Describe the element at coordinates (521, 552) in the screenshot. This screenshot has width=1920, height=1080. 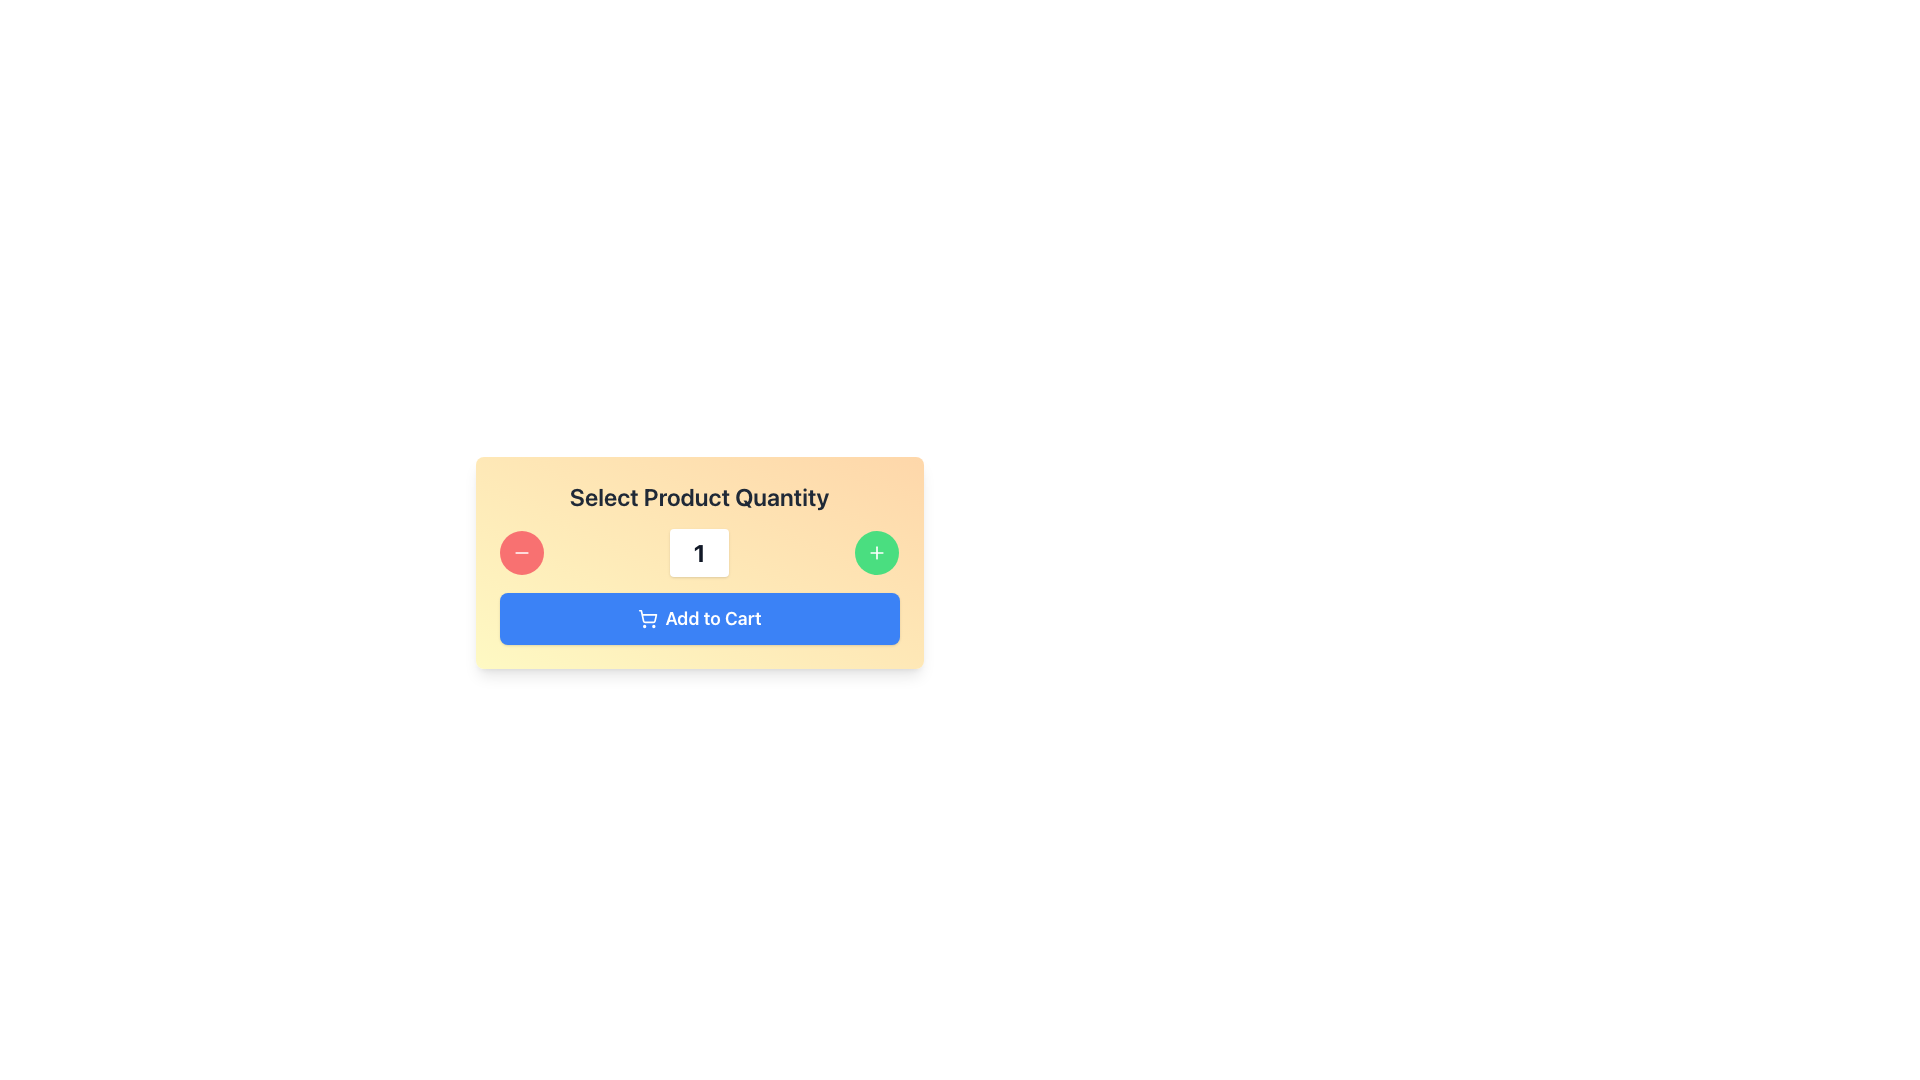
I see `the minus icon within the round red button used for decreasing the product quantity, located to the left of the numeric display` at that location.